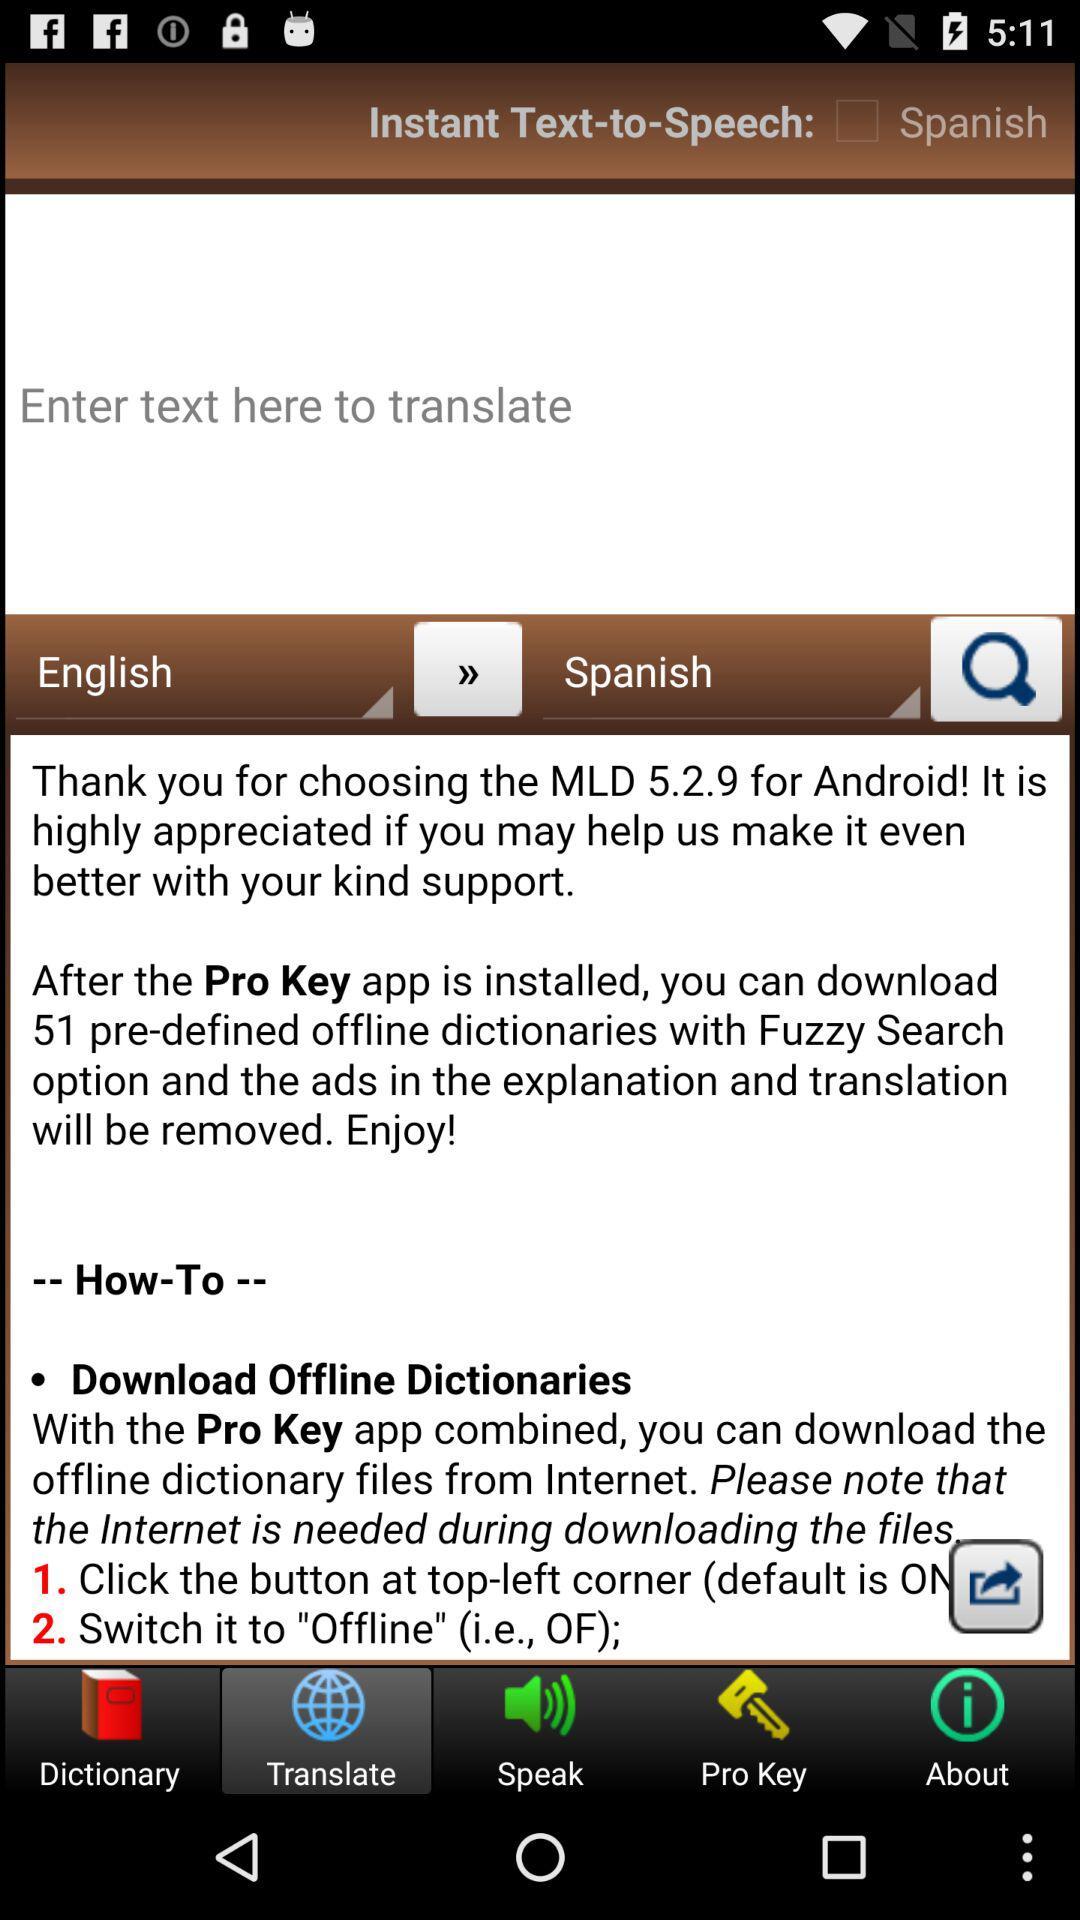 This screenshot has width=1080, height=1920. I want to click on text to be translated, so click(540, 403).